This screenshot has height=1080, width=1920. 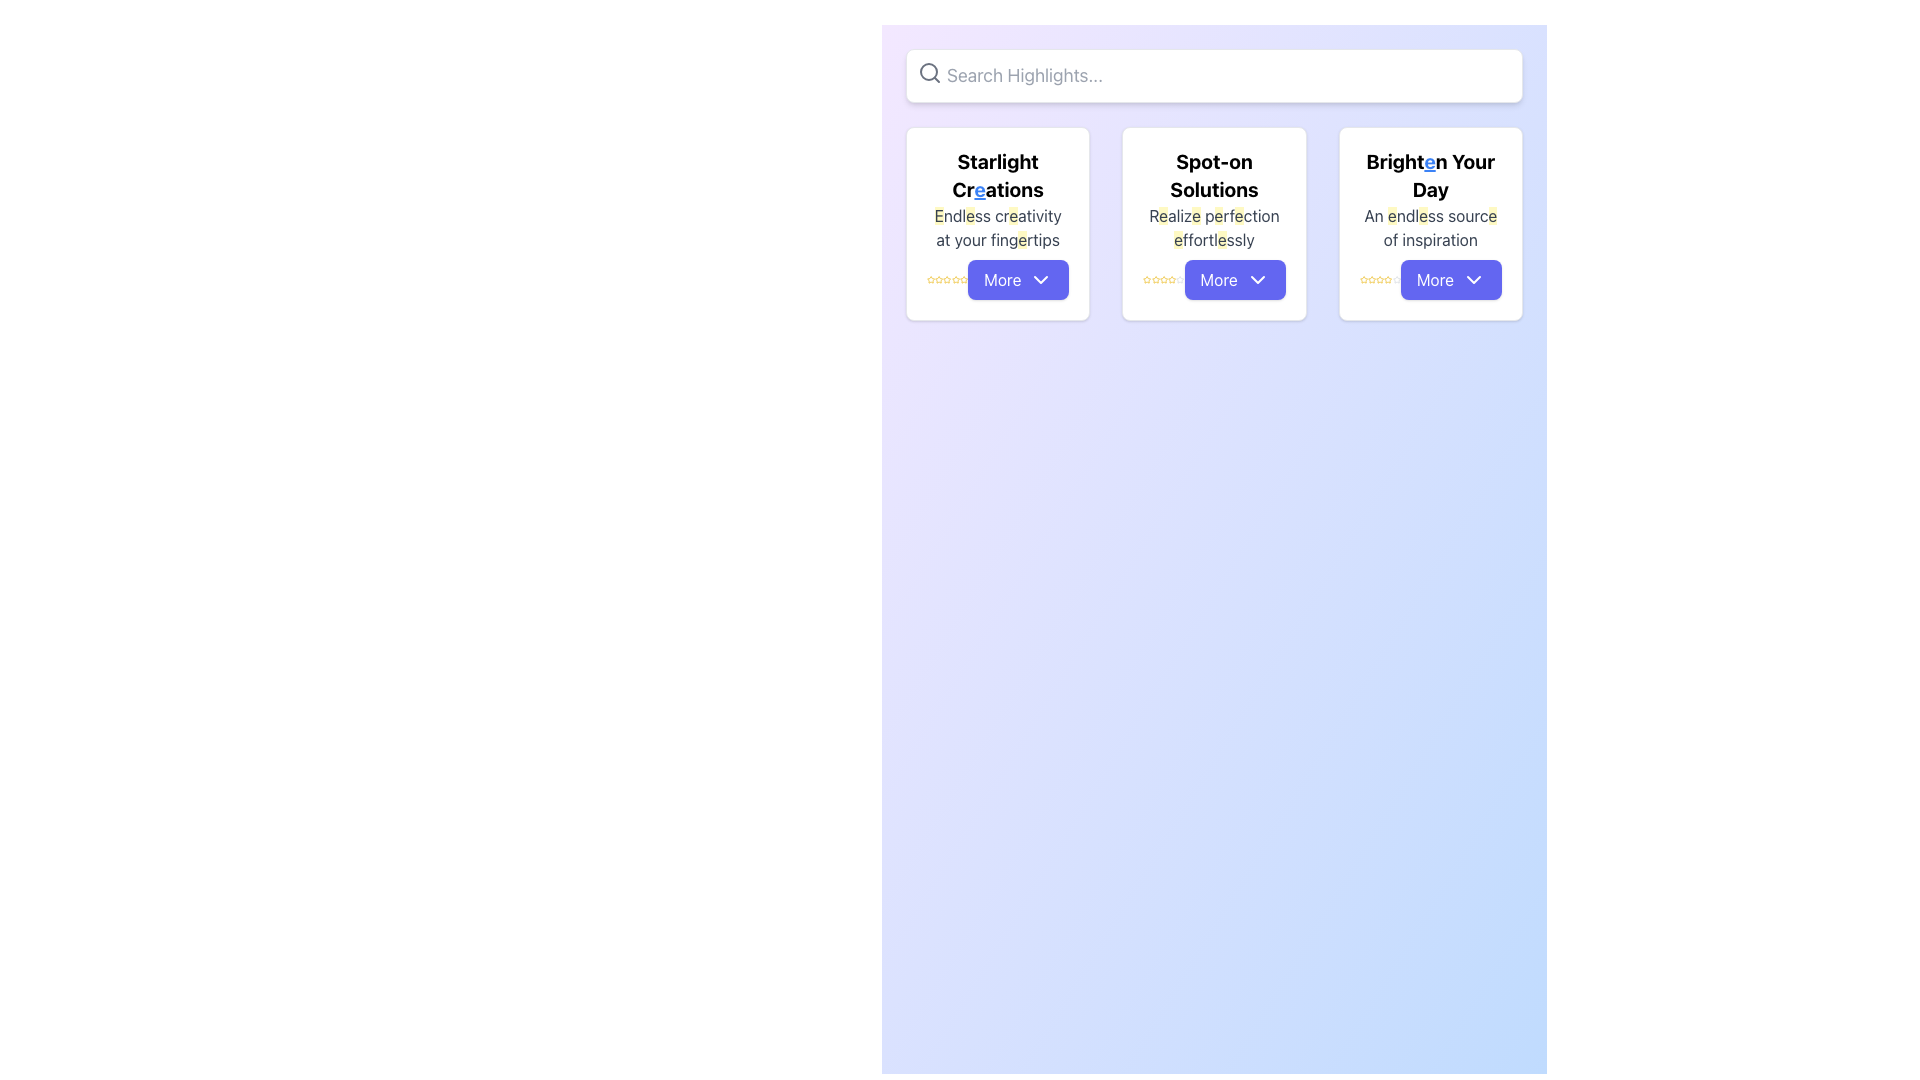 I want to click on the text element that highlights the character 'E' in the sentence 'Endless creativity at your fingertips', located in the first card titled 'Starlight Creations', so click(x=938, y=216).